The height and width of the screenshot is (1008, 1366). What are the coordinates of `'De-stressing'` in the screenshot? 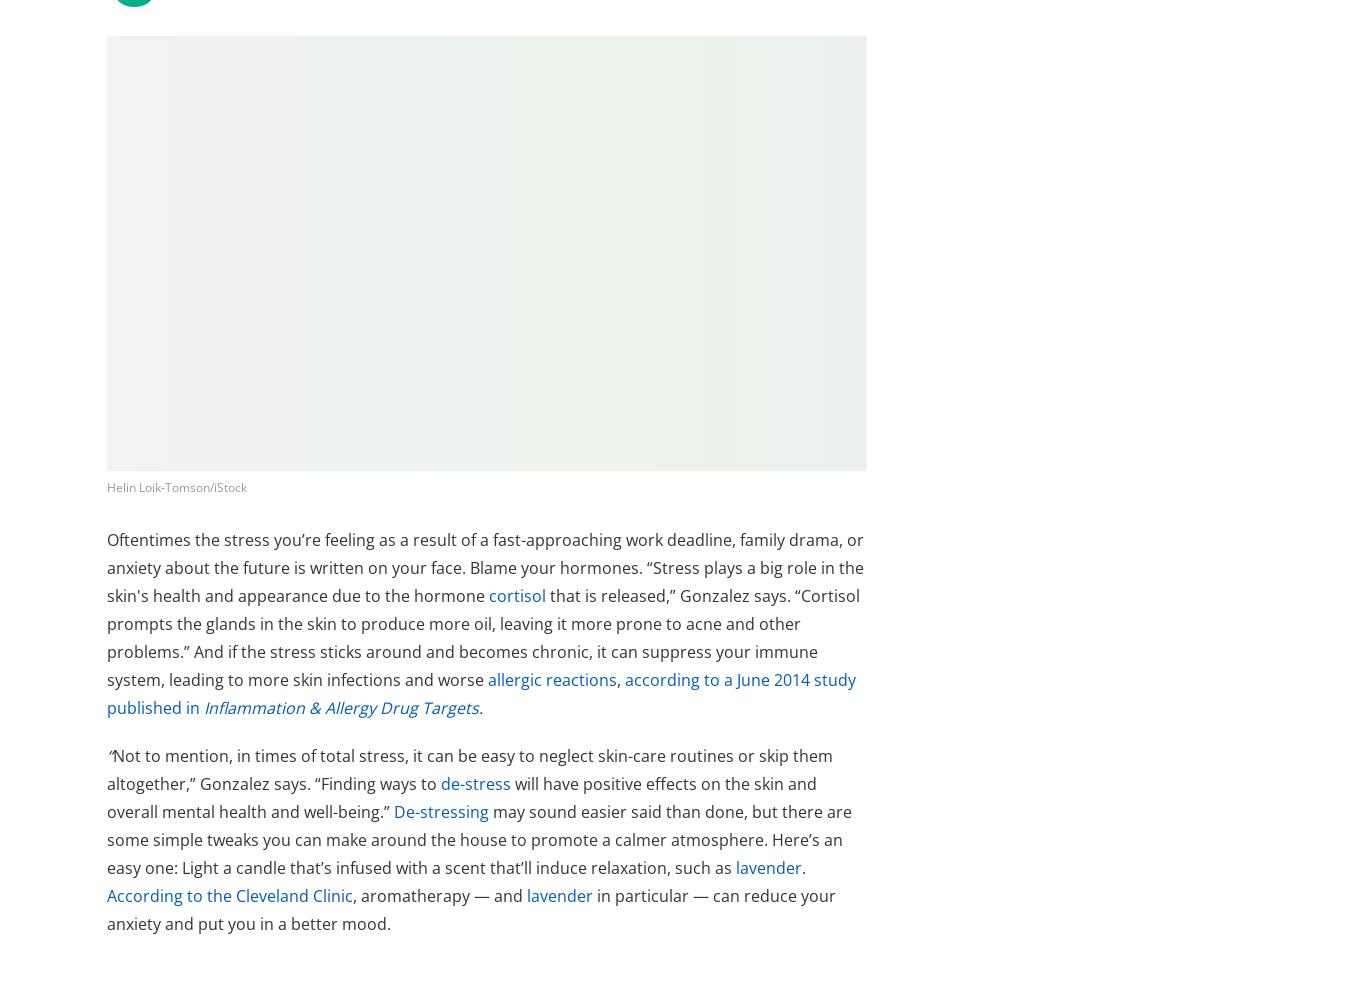 It's located at (440, 811).